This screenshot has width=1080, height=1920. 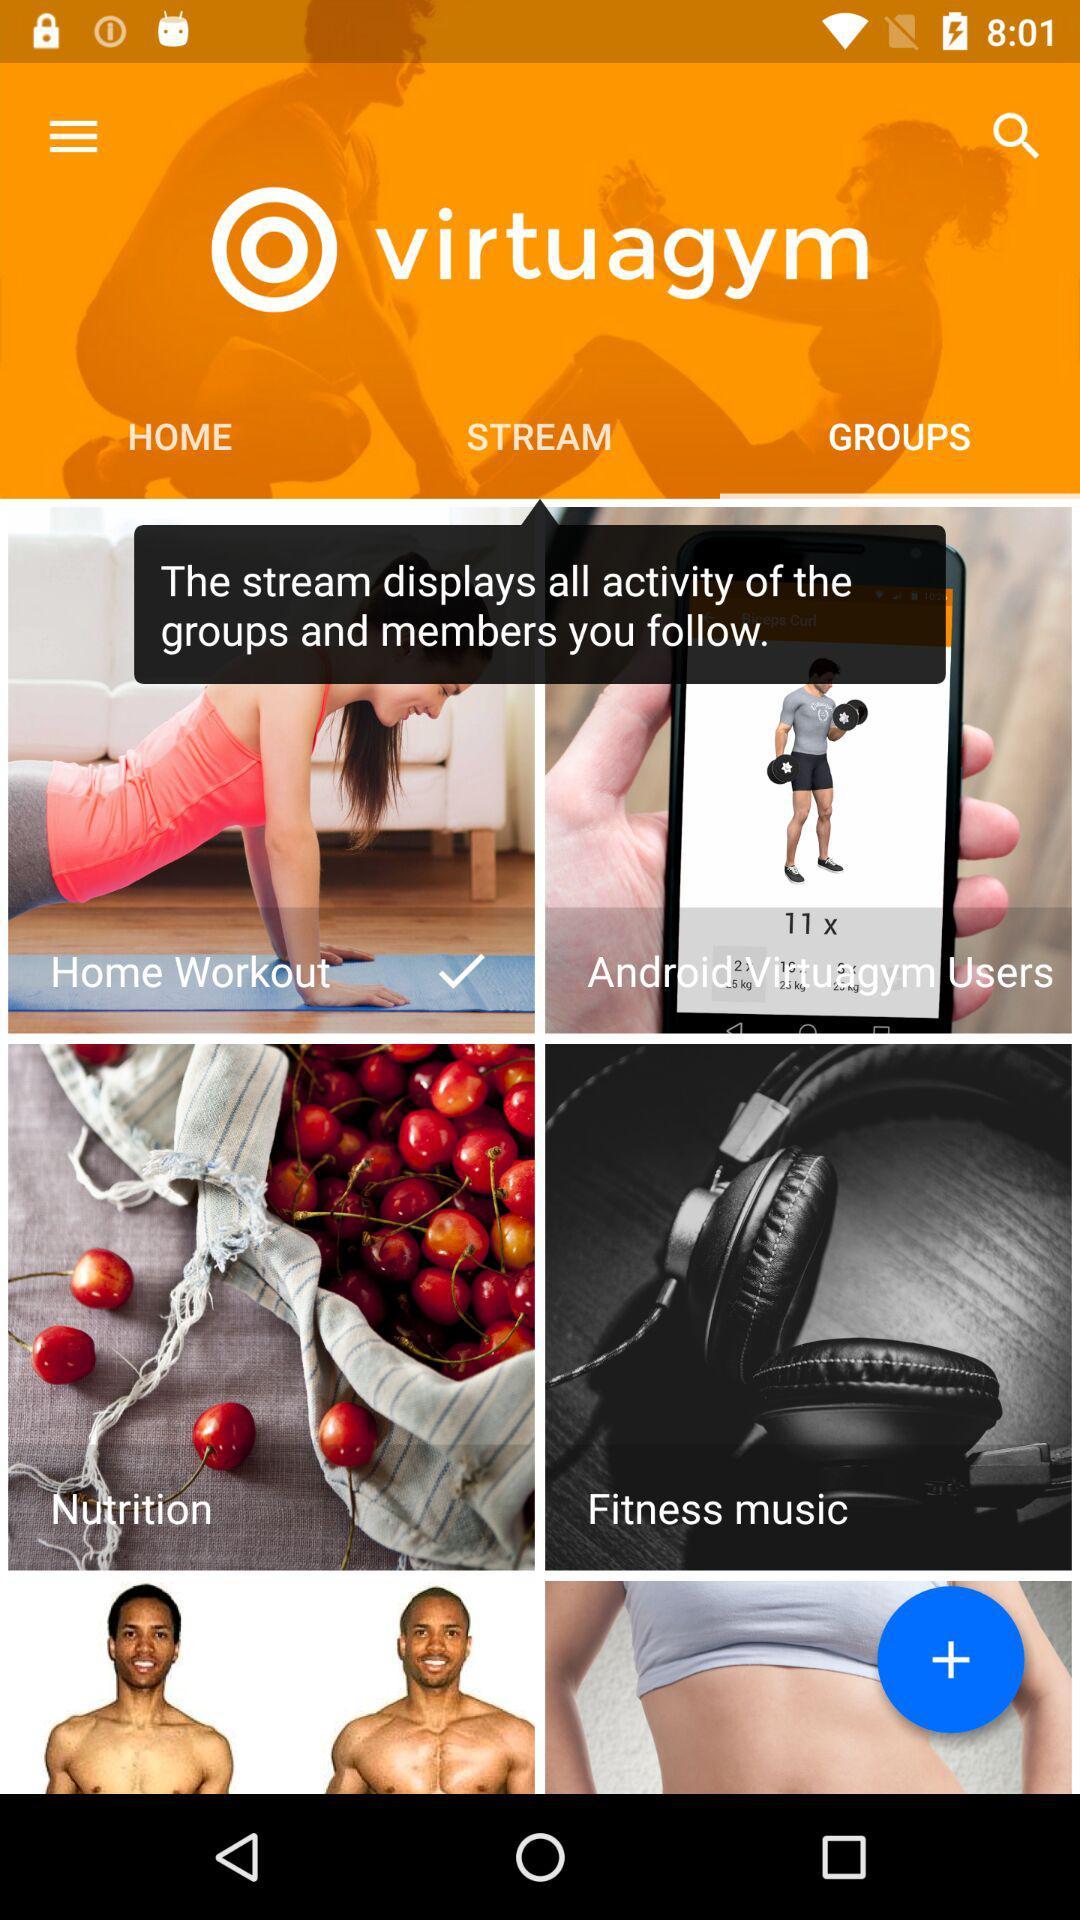 What do you see at coordinates (950, 1659) in the screenshot?
I see `the add icon` at bounding box center [950, 1659].